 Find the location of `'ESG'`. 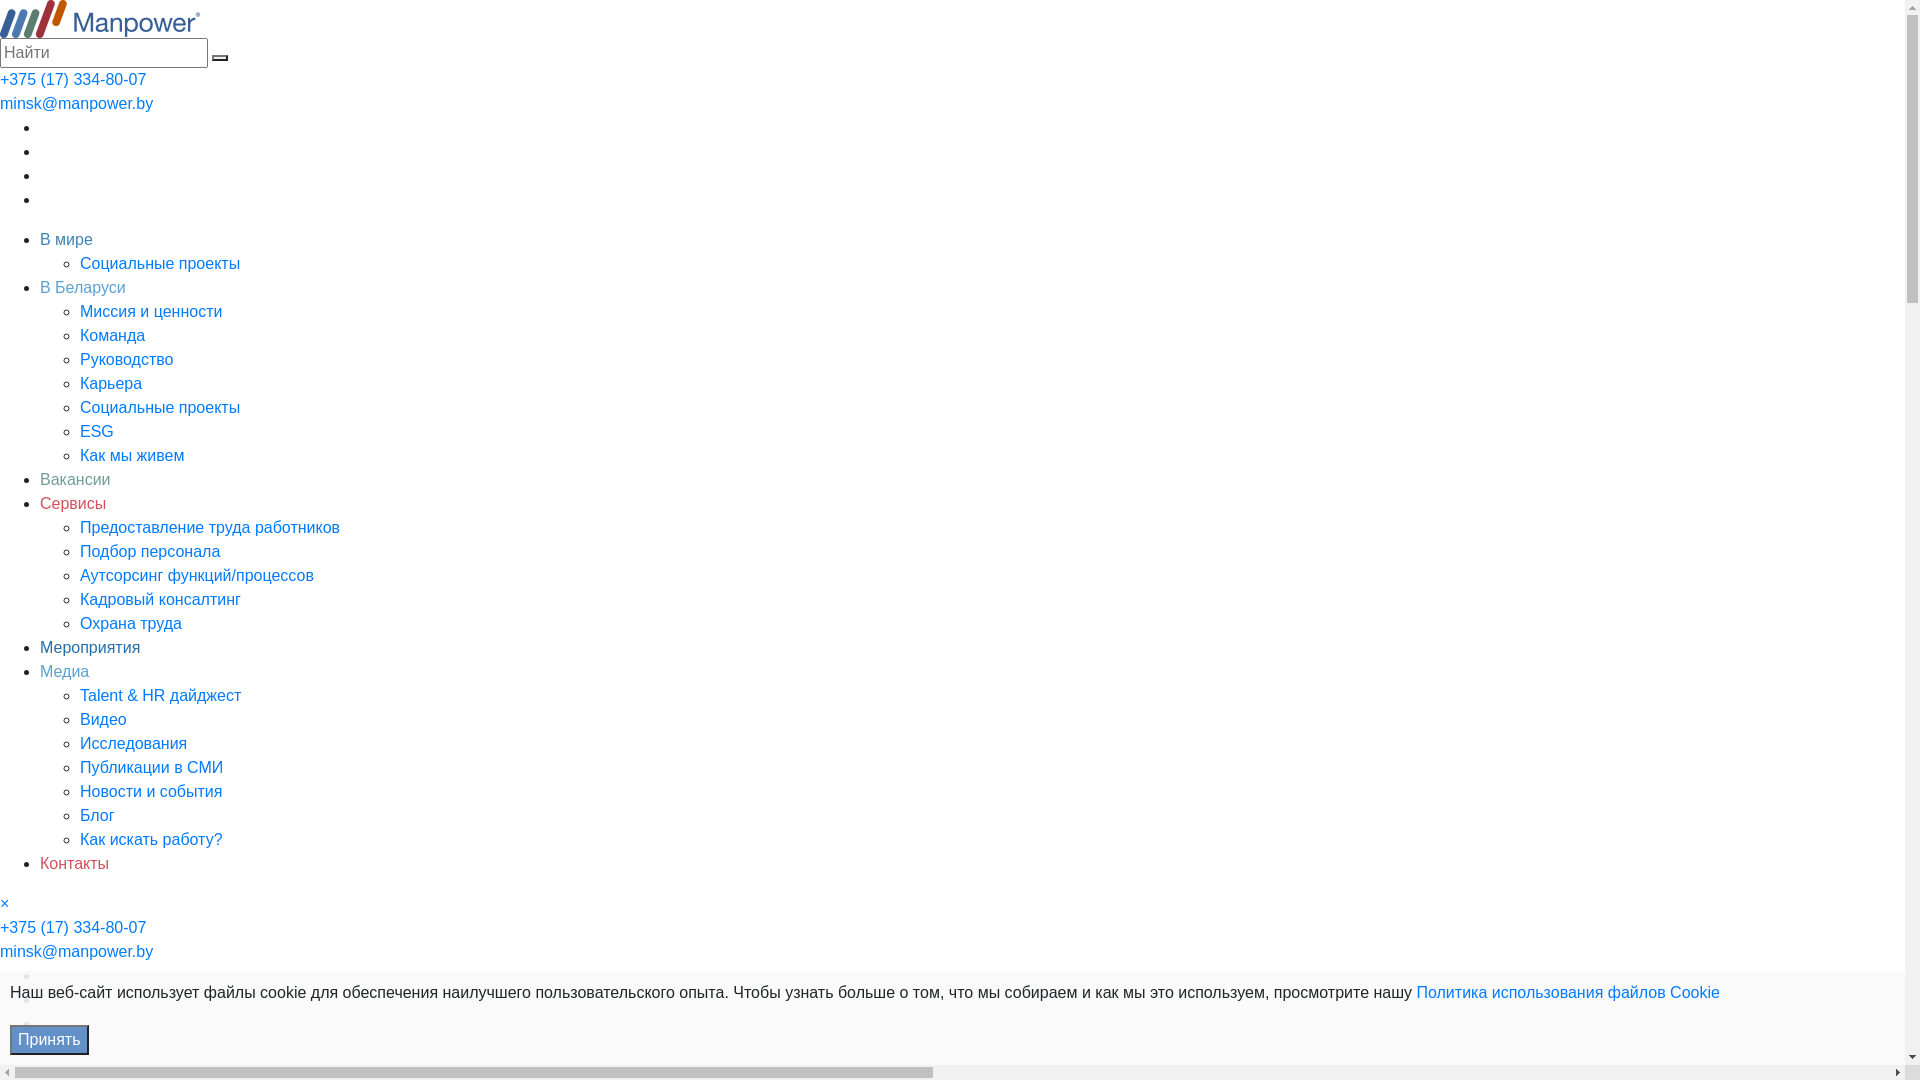

'ESG' is located at coordinates (95, 430).